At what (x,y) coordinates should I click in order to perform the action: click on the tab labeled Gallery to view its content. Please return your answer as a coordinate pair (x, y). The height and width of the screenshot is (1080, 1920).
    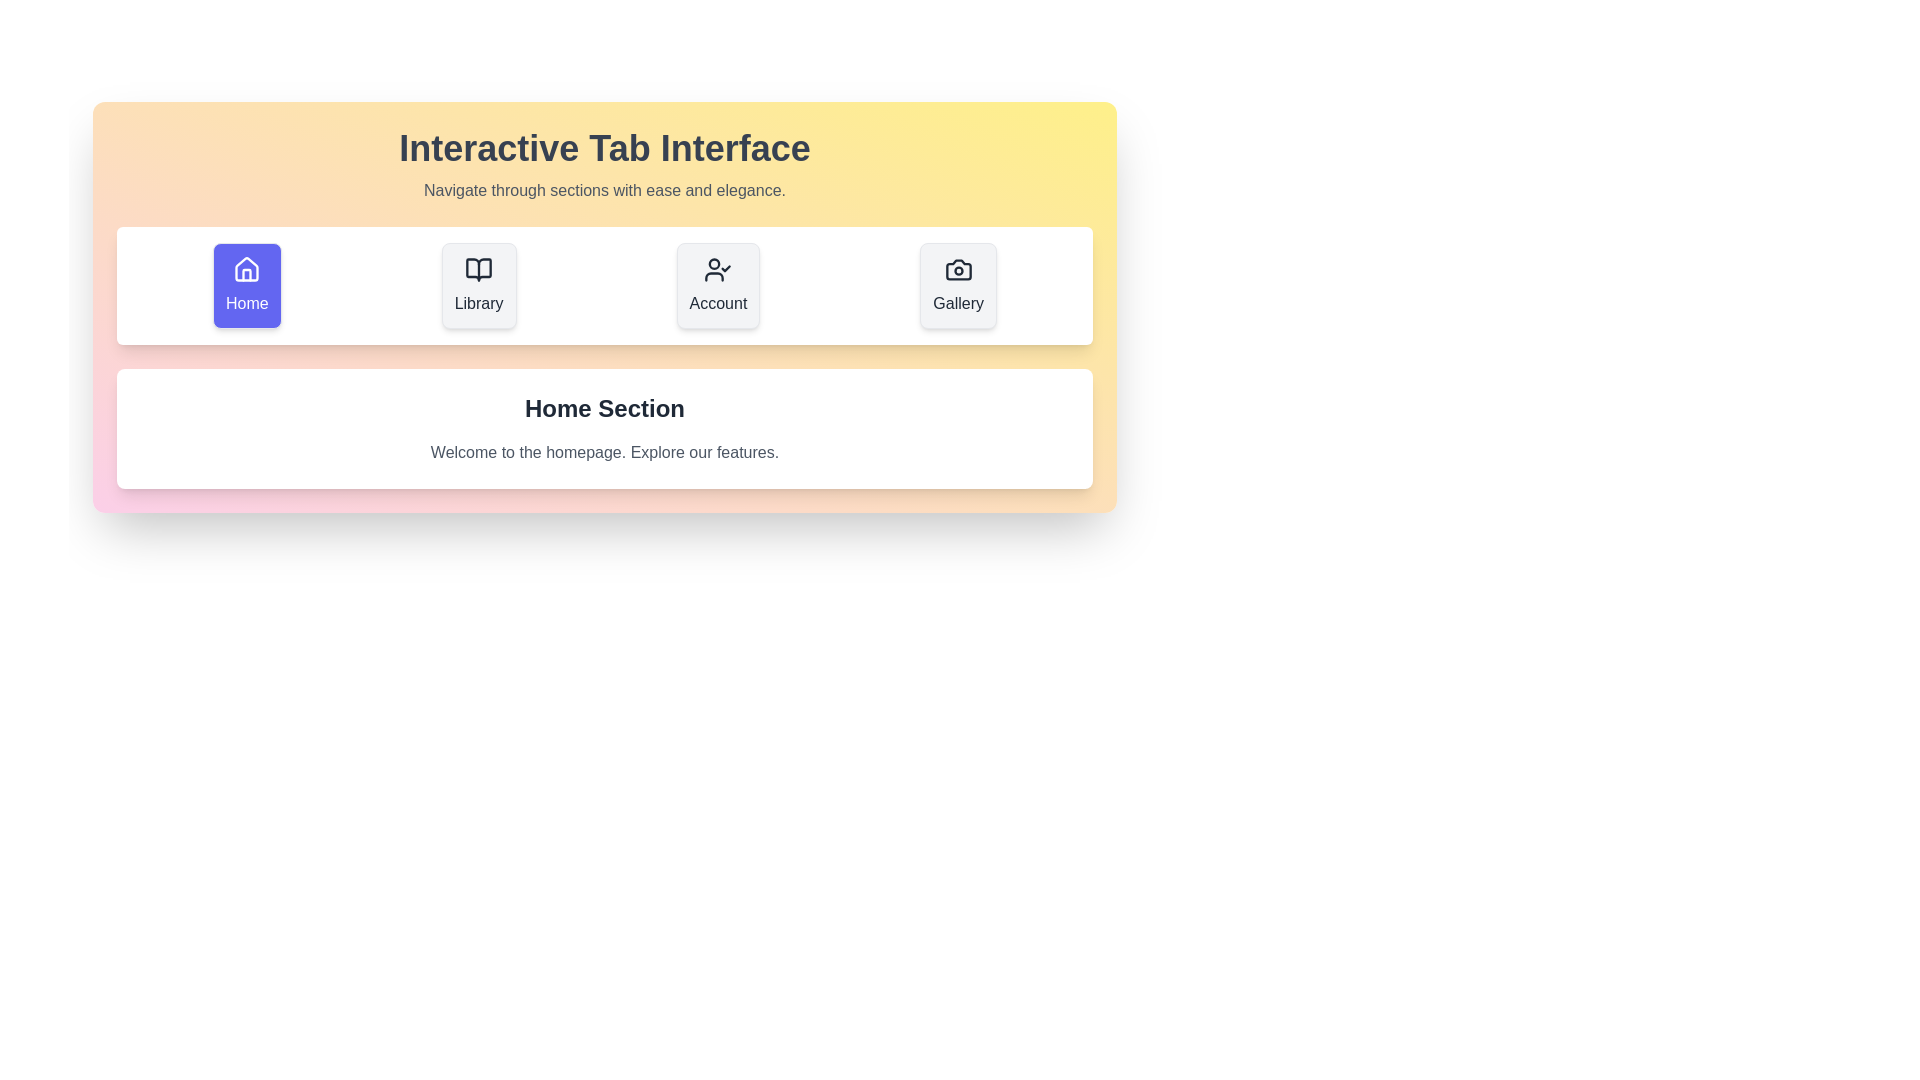
    Looking at the image, I should click on (957, 285).